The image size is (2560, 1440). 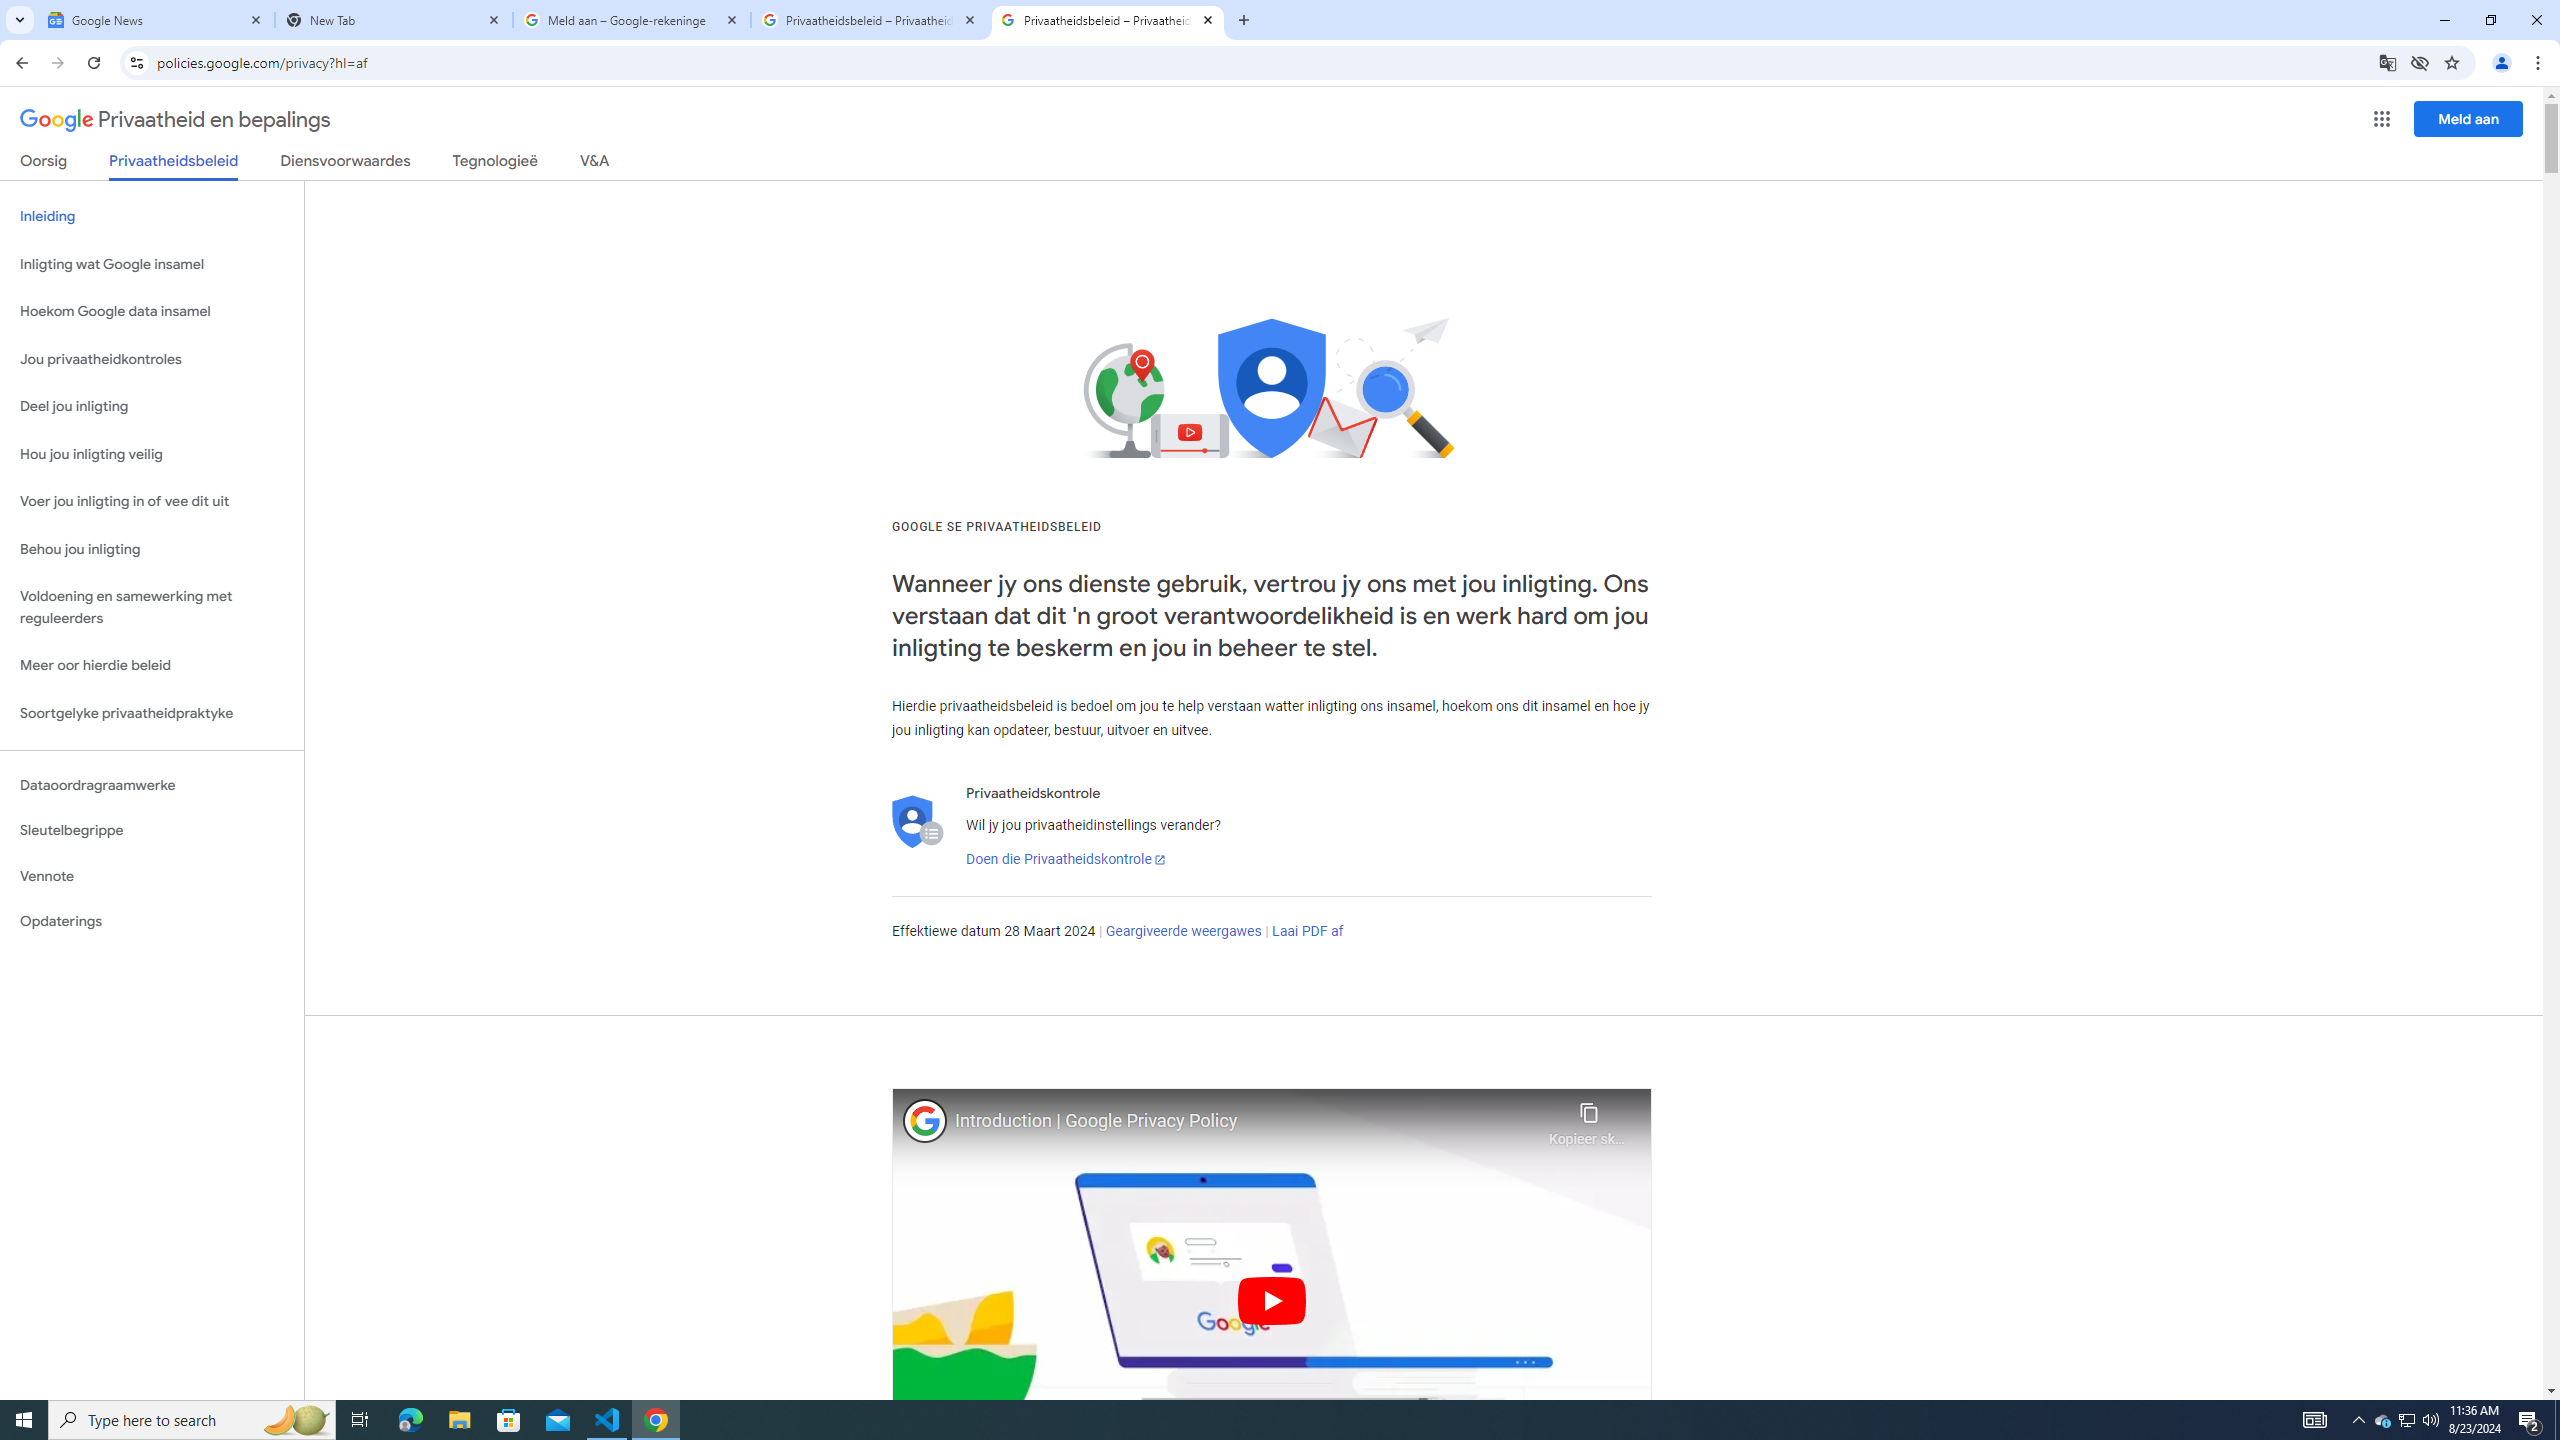 What do you see at coordinates (2450, 61) in the screenshot?
I see `'Bookmark this tab'` at bounding box center [2450, 61].